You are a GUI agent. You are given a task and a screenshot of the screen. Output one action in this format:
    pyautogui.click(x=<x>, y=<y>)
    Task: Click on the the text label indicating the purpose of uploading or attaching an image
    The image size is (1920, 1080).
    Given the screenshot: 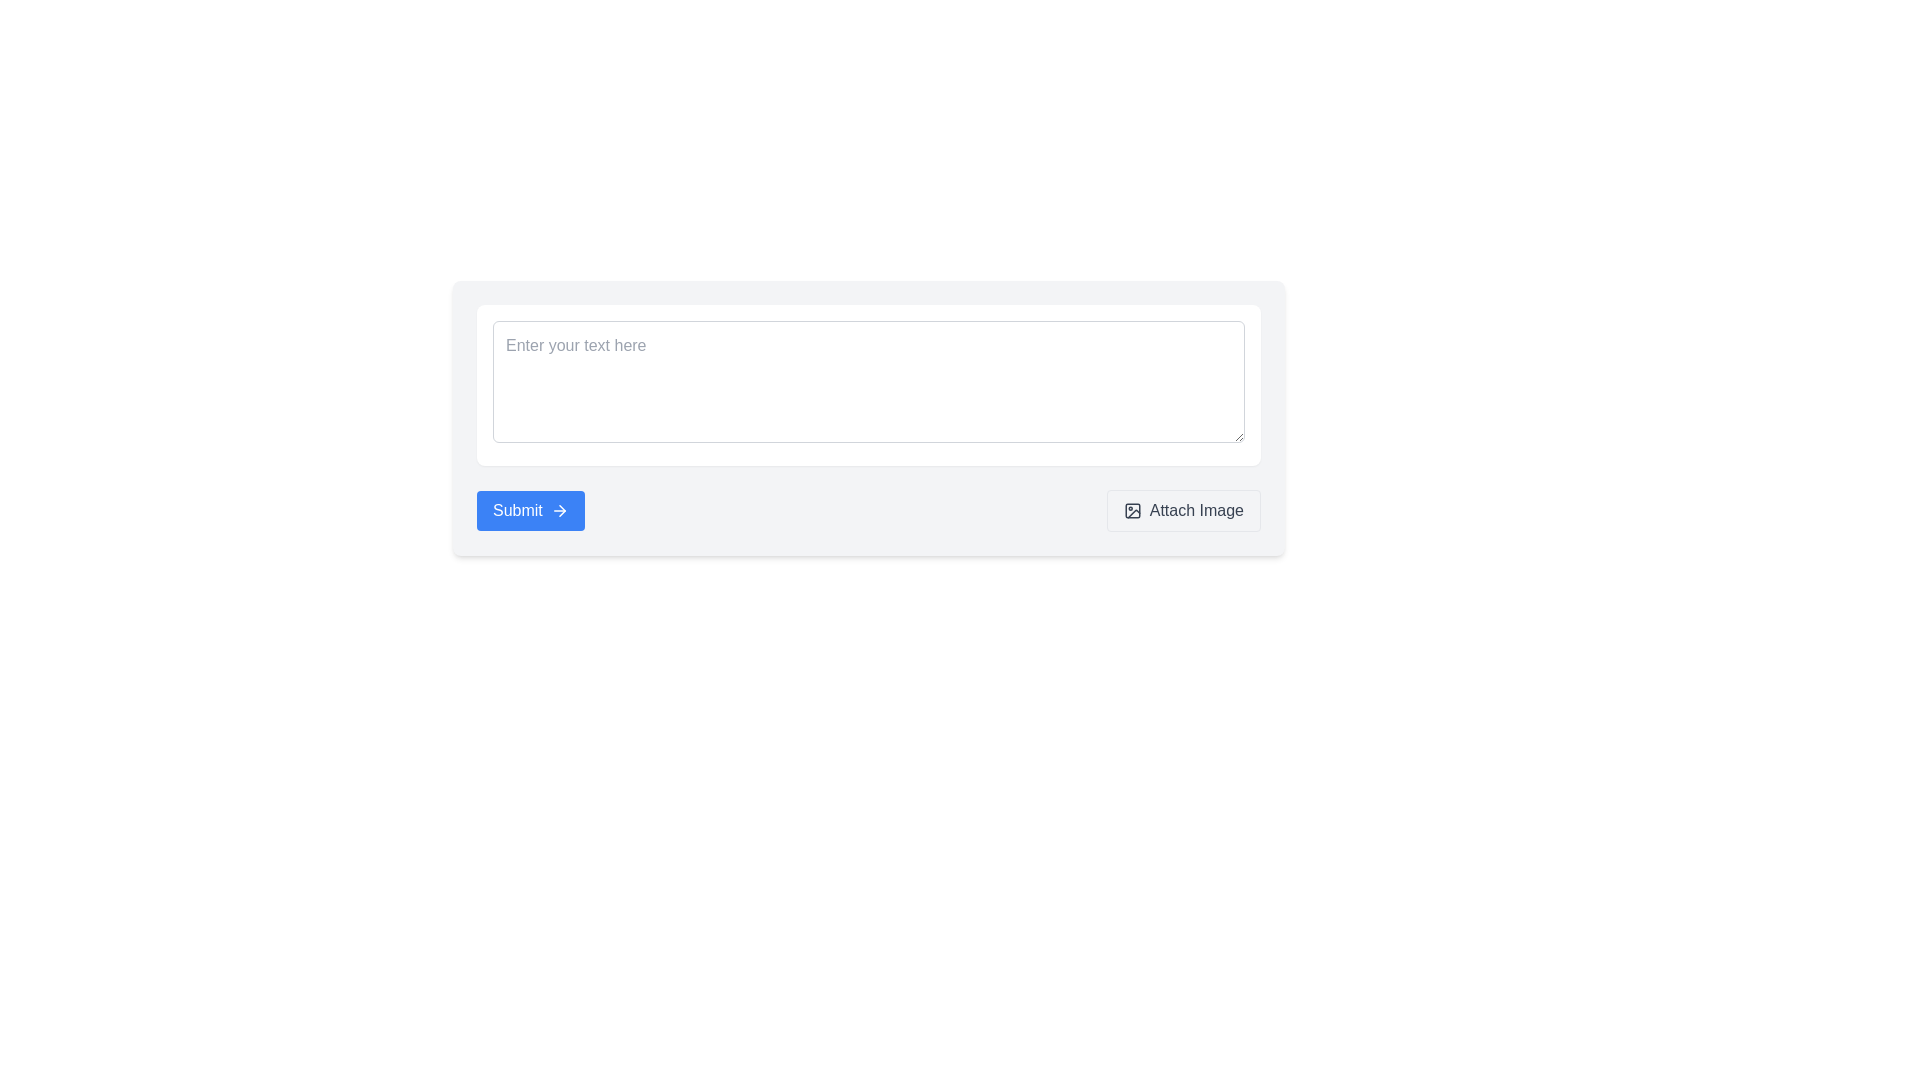 What is the action you would take?
    pyautogui.click(x=1196, y=509)
    